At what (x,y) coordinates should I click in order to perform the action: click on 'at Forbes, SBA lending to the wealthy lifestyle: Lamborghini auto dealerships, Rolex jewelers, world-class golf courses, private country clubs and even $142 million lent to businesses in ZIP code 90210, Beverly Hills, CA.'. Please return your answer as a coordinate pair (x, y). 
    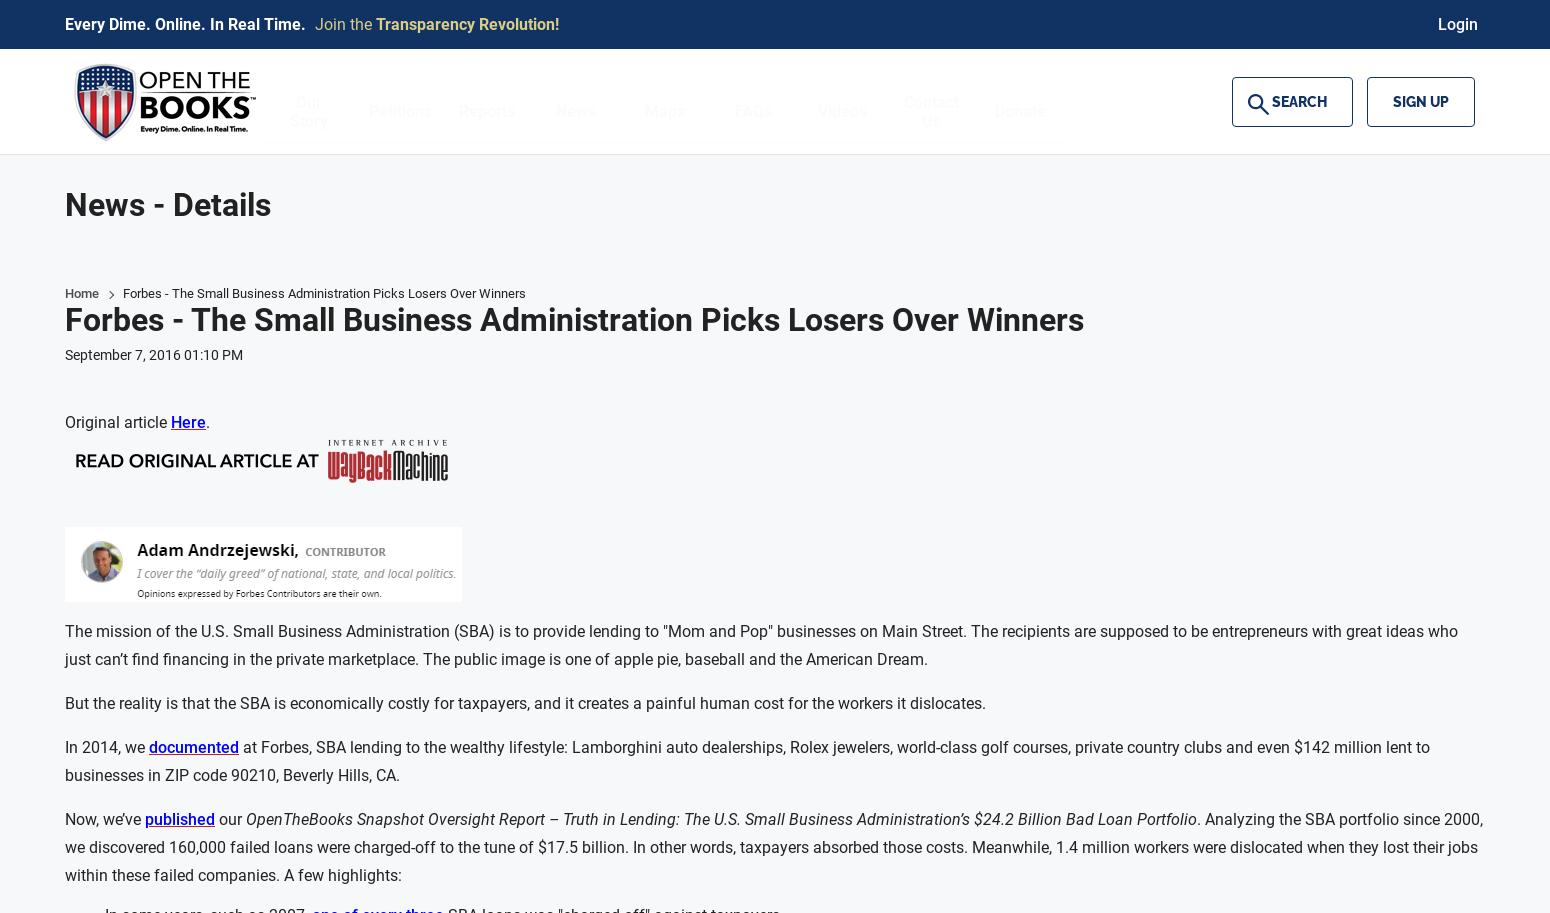
    Looking at the image, I should click on (747, 761).